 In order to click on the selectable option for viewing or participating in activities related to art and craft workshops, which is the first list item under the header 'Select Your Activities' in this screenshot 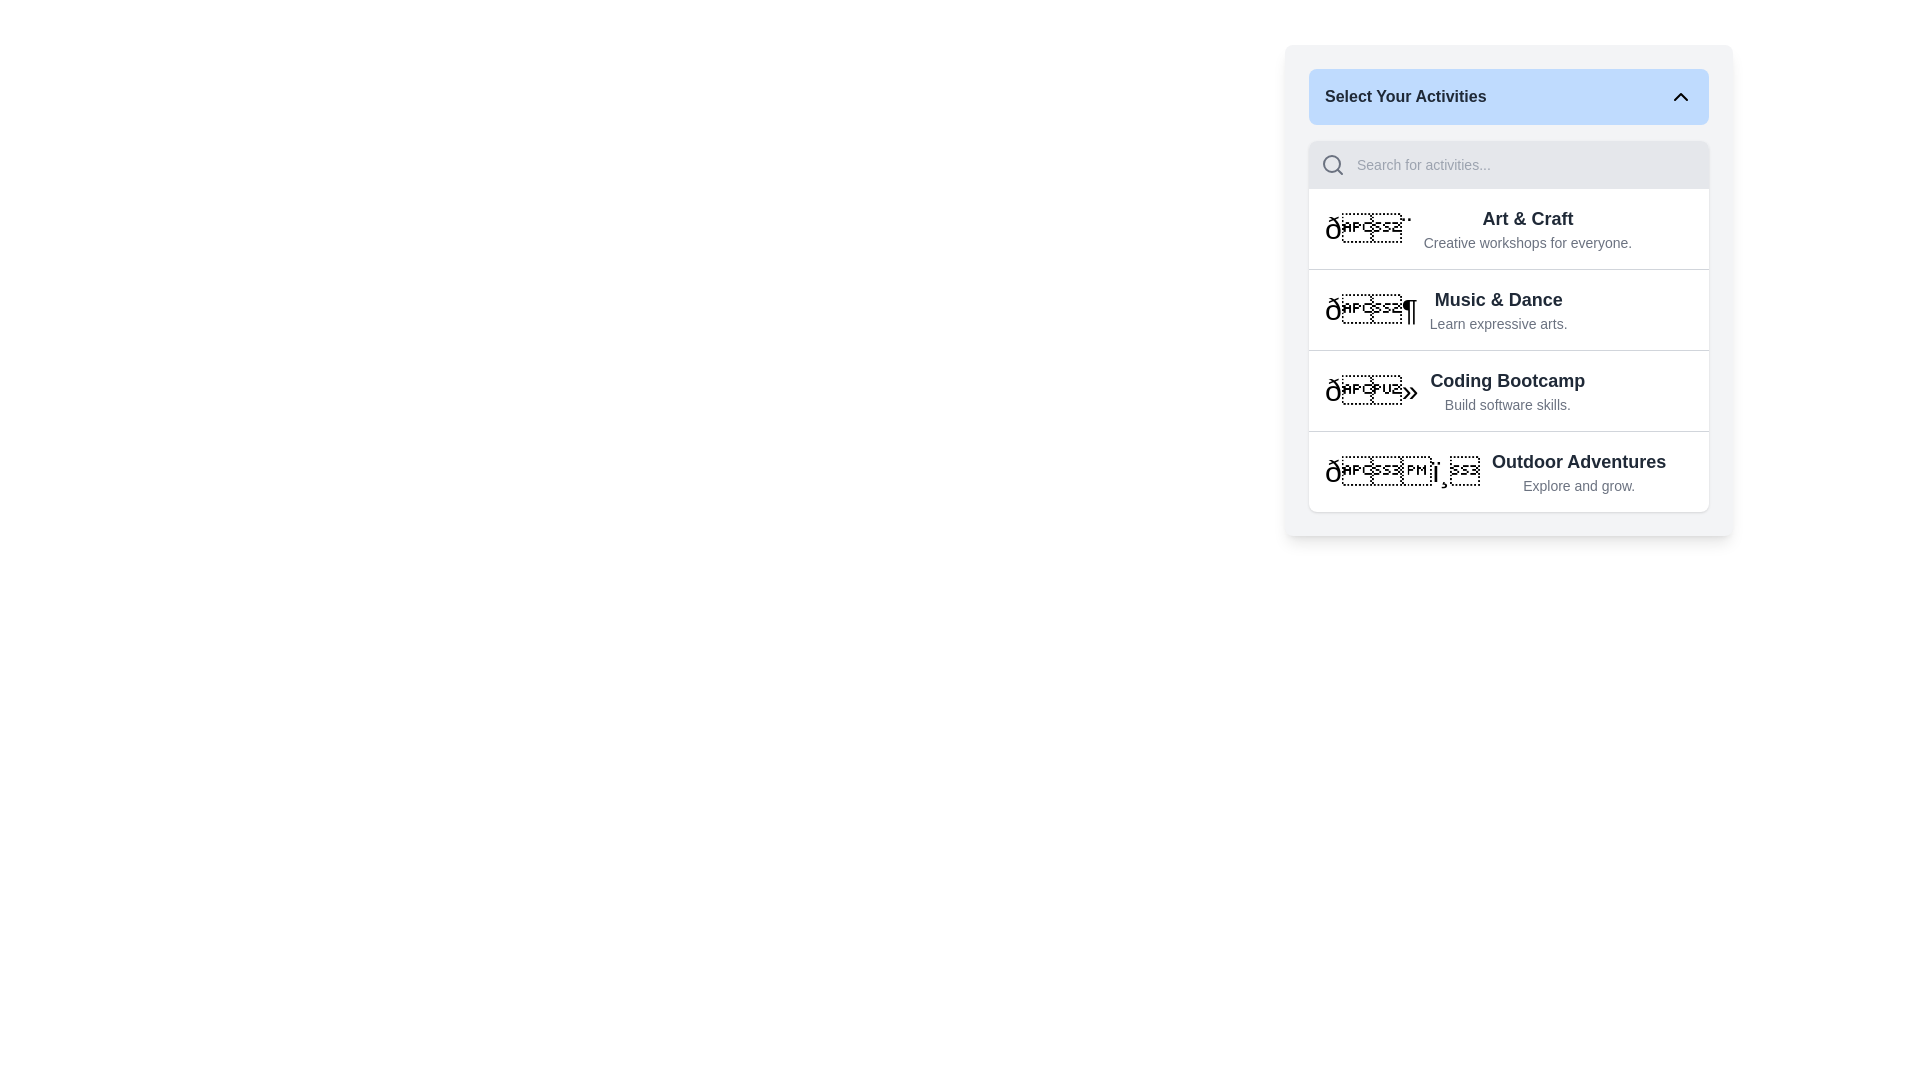, I will do `click(1508, 227)`.